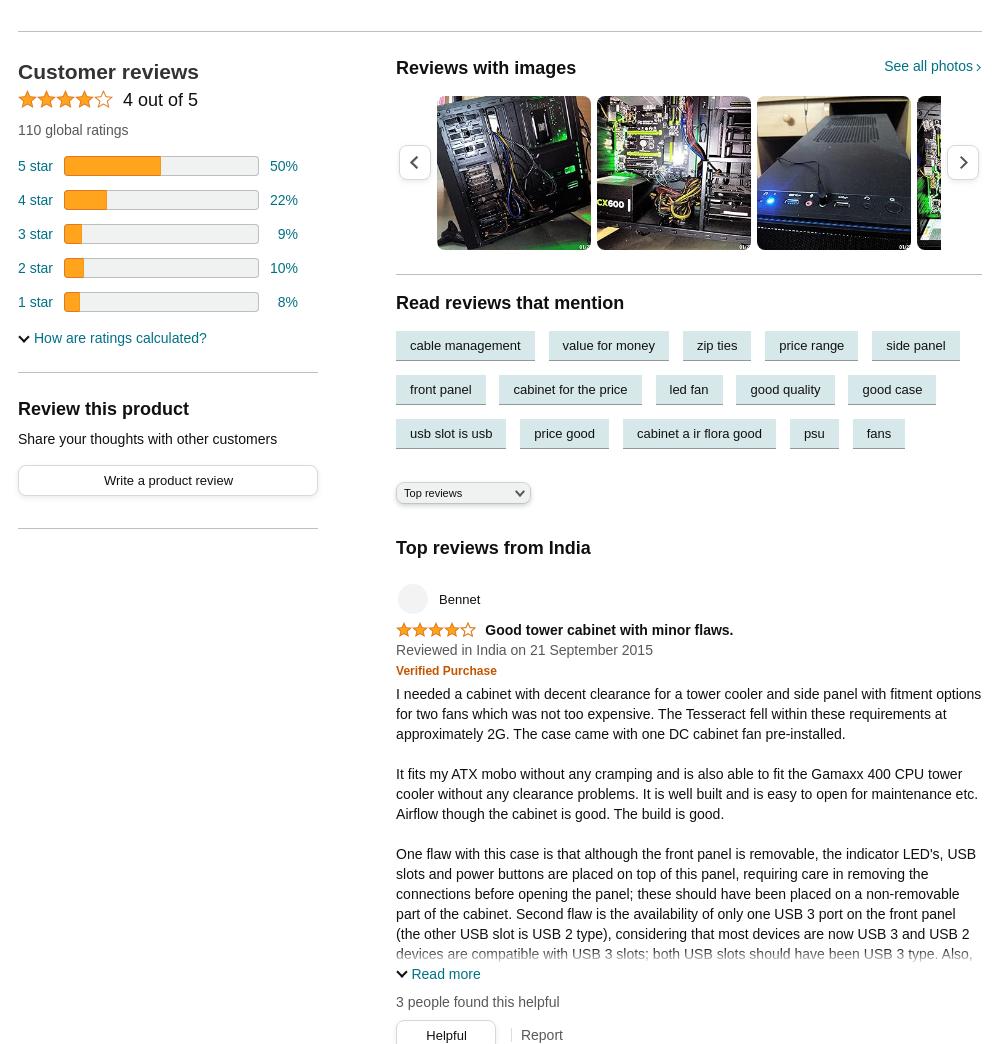 The image size is (1000, 1044). What do you see at coordinates (168, 480) in the screenshot?
I see `'Write a product review'` at bounding box center [168, 480].